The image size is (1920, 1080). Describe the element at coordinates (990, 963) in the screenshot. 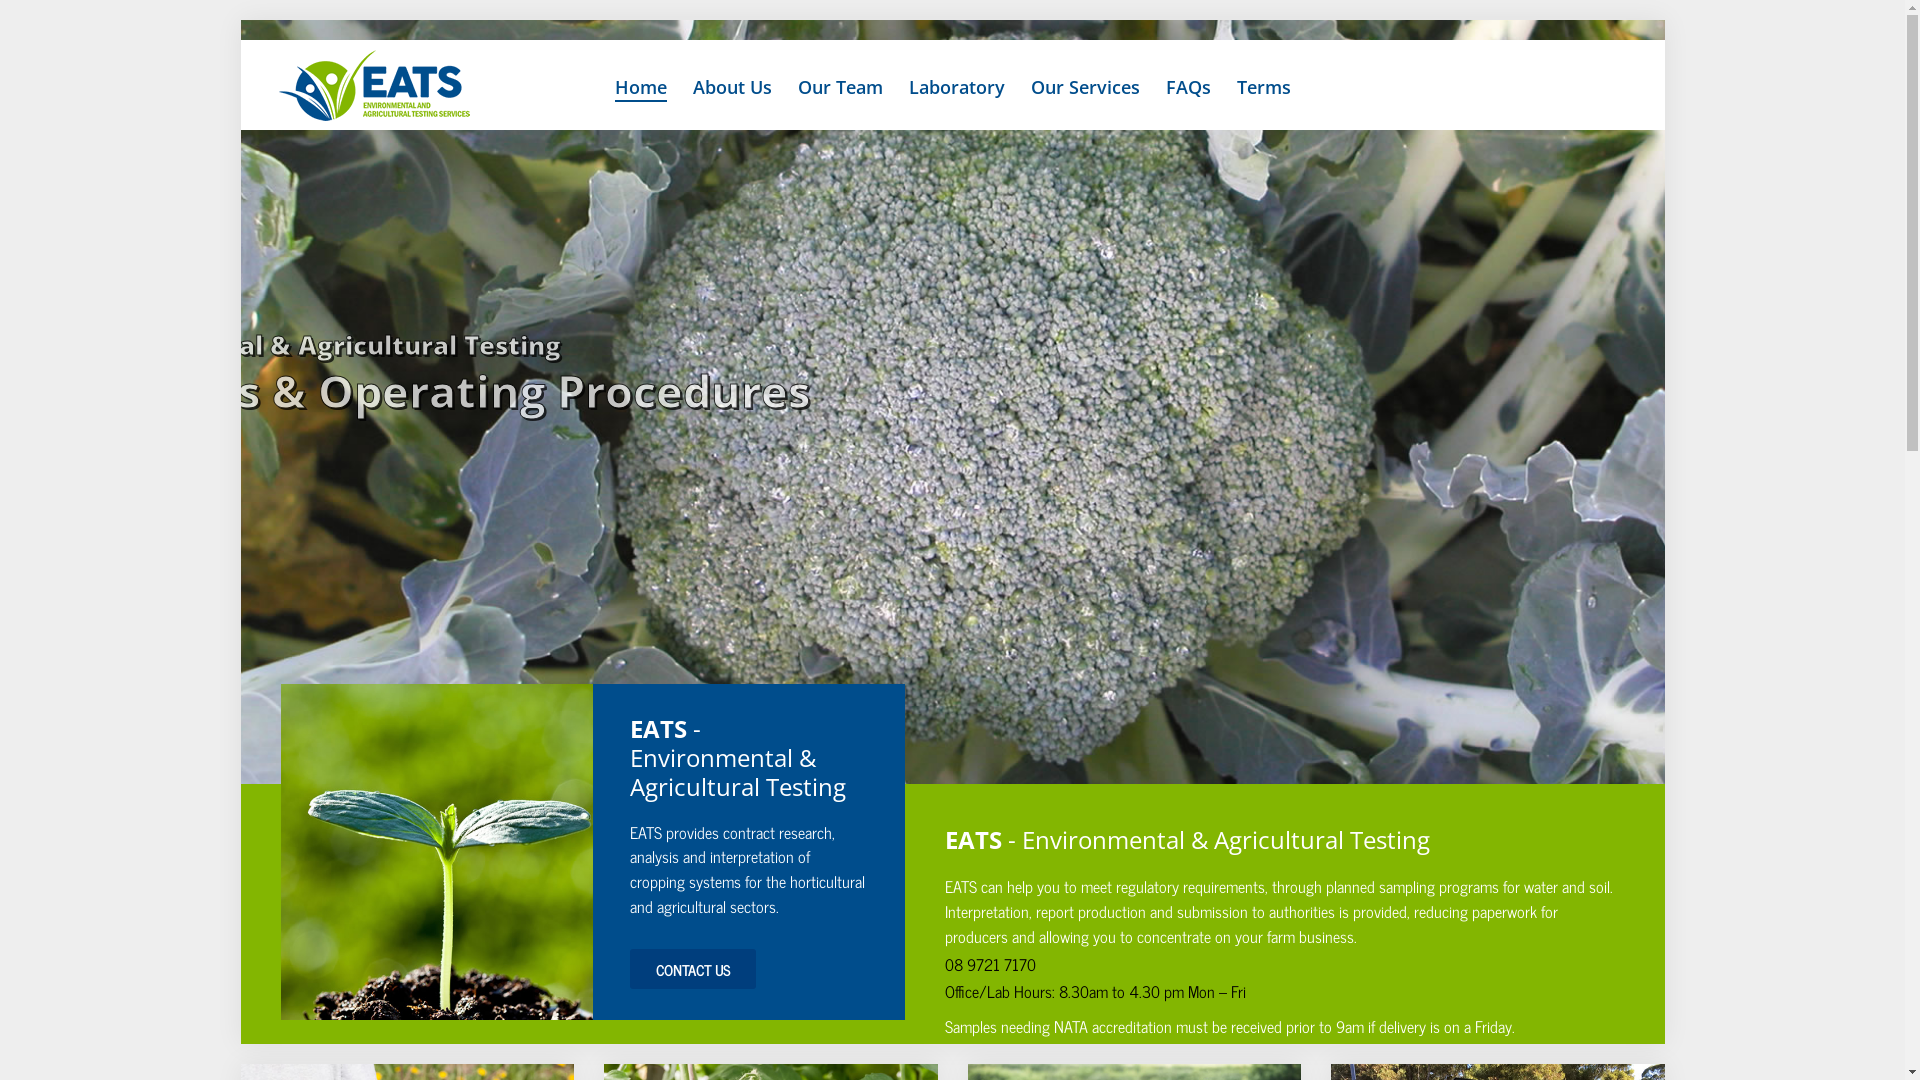

I see `'08 9721 7170'` at that location.